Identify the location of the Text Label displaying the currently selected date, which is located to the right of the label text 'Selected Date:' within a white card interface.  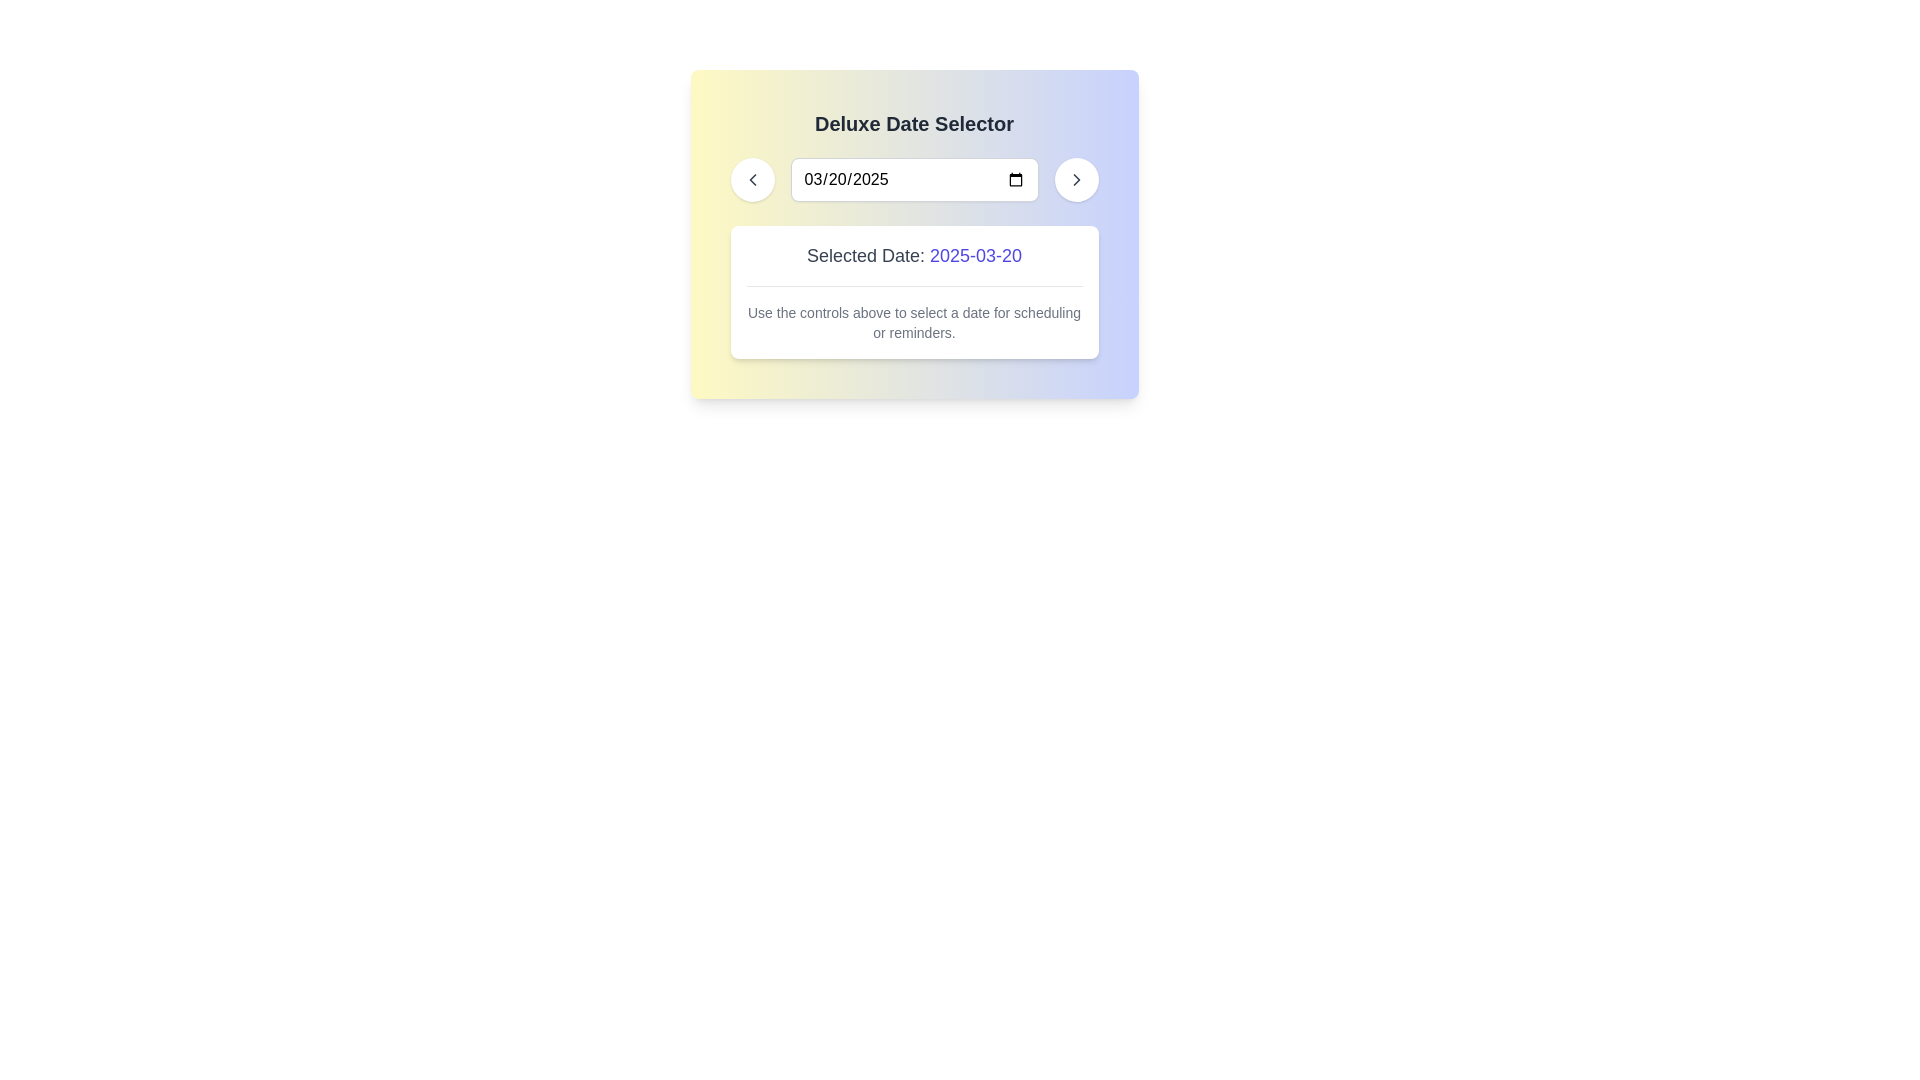
(976, 254).